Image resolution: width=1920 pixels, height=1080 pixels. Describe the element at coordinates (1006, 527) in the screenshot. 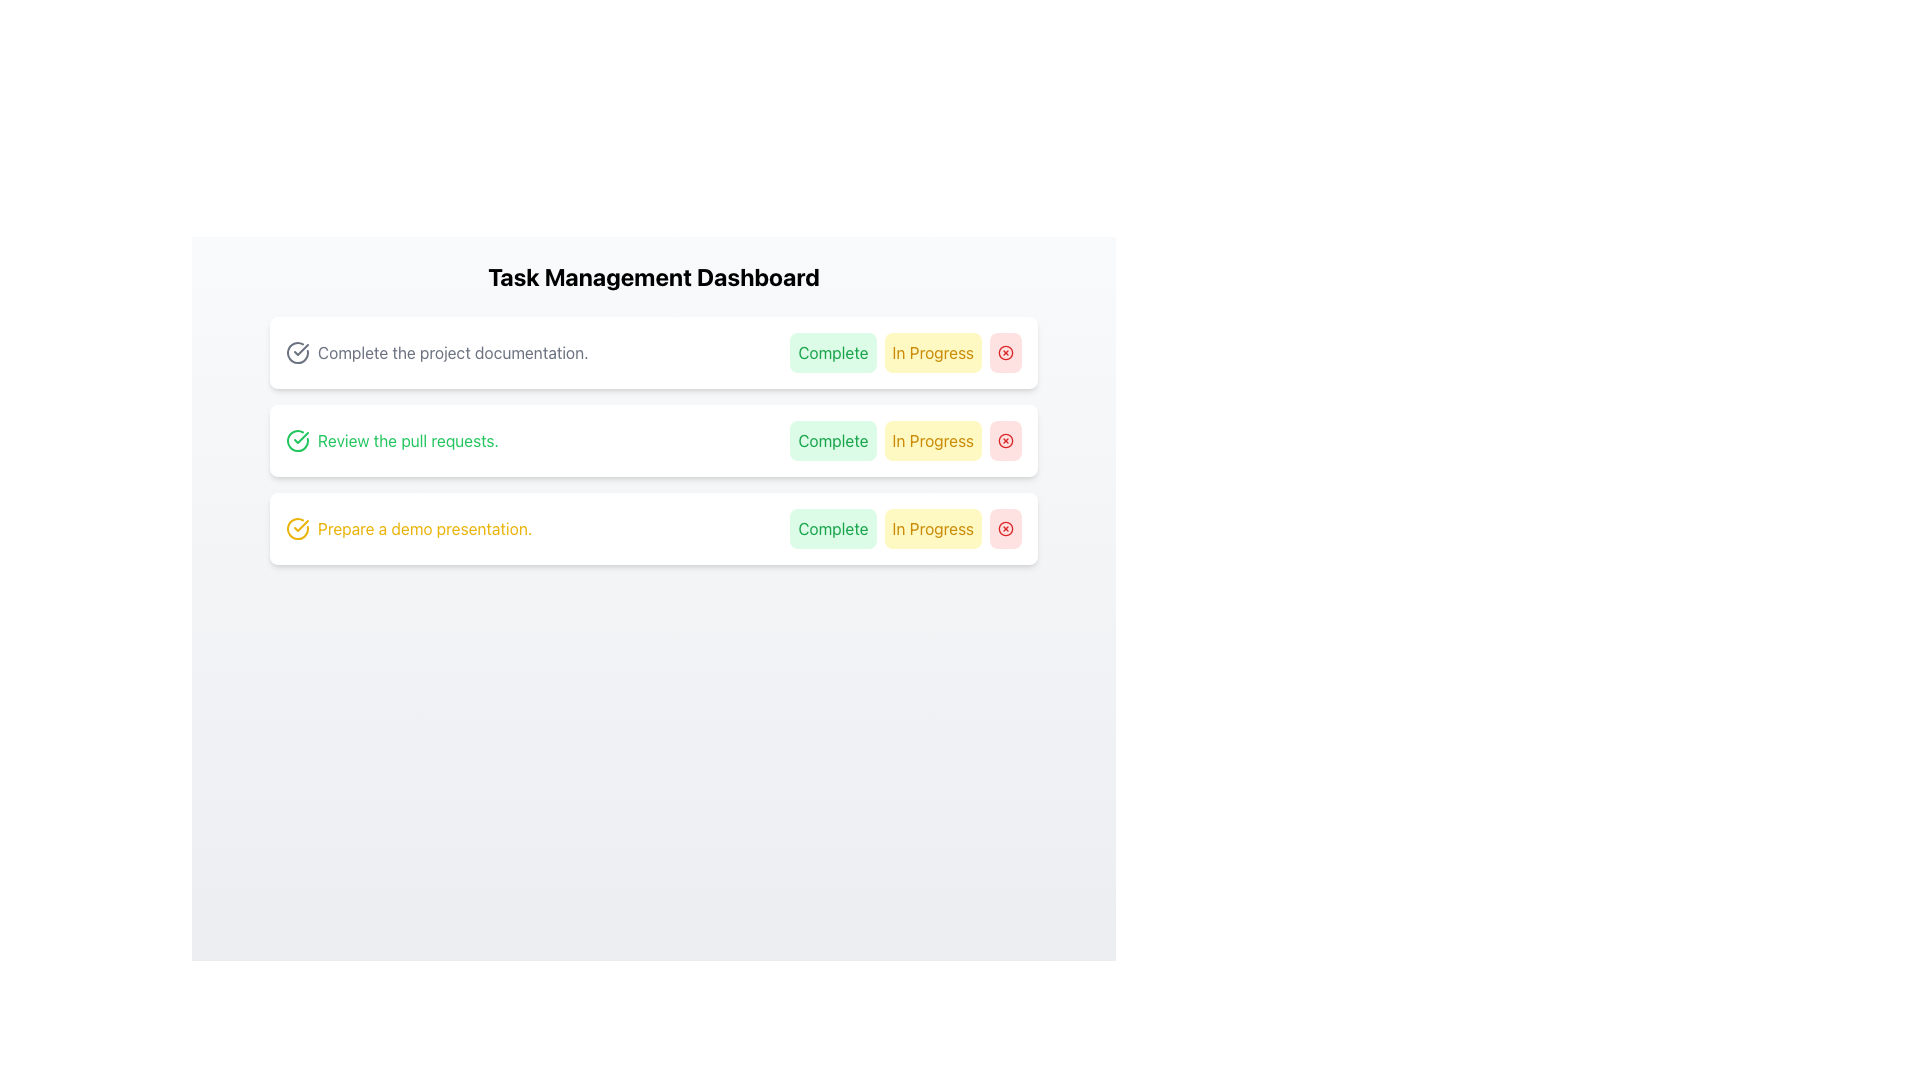

I see `the small circular red-bordered button with an embedded cross shape` at that location.